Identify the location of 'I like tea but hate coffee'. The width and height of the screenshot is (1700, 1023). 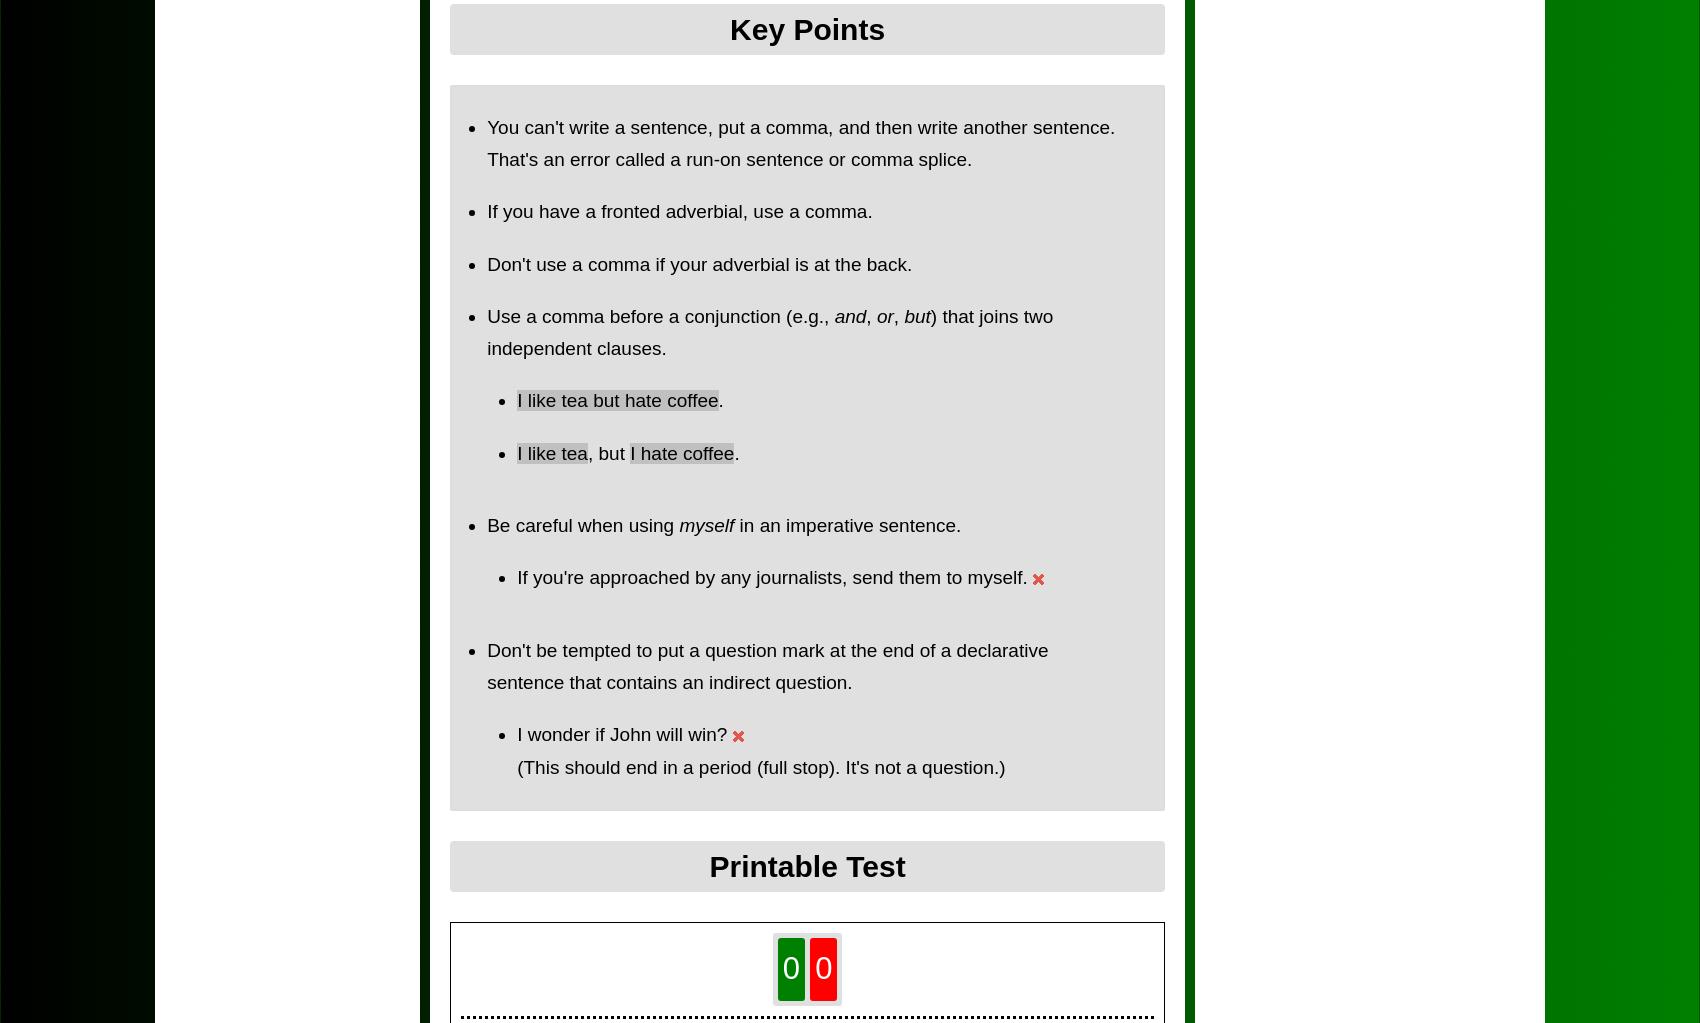
(616, 400).